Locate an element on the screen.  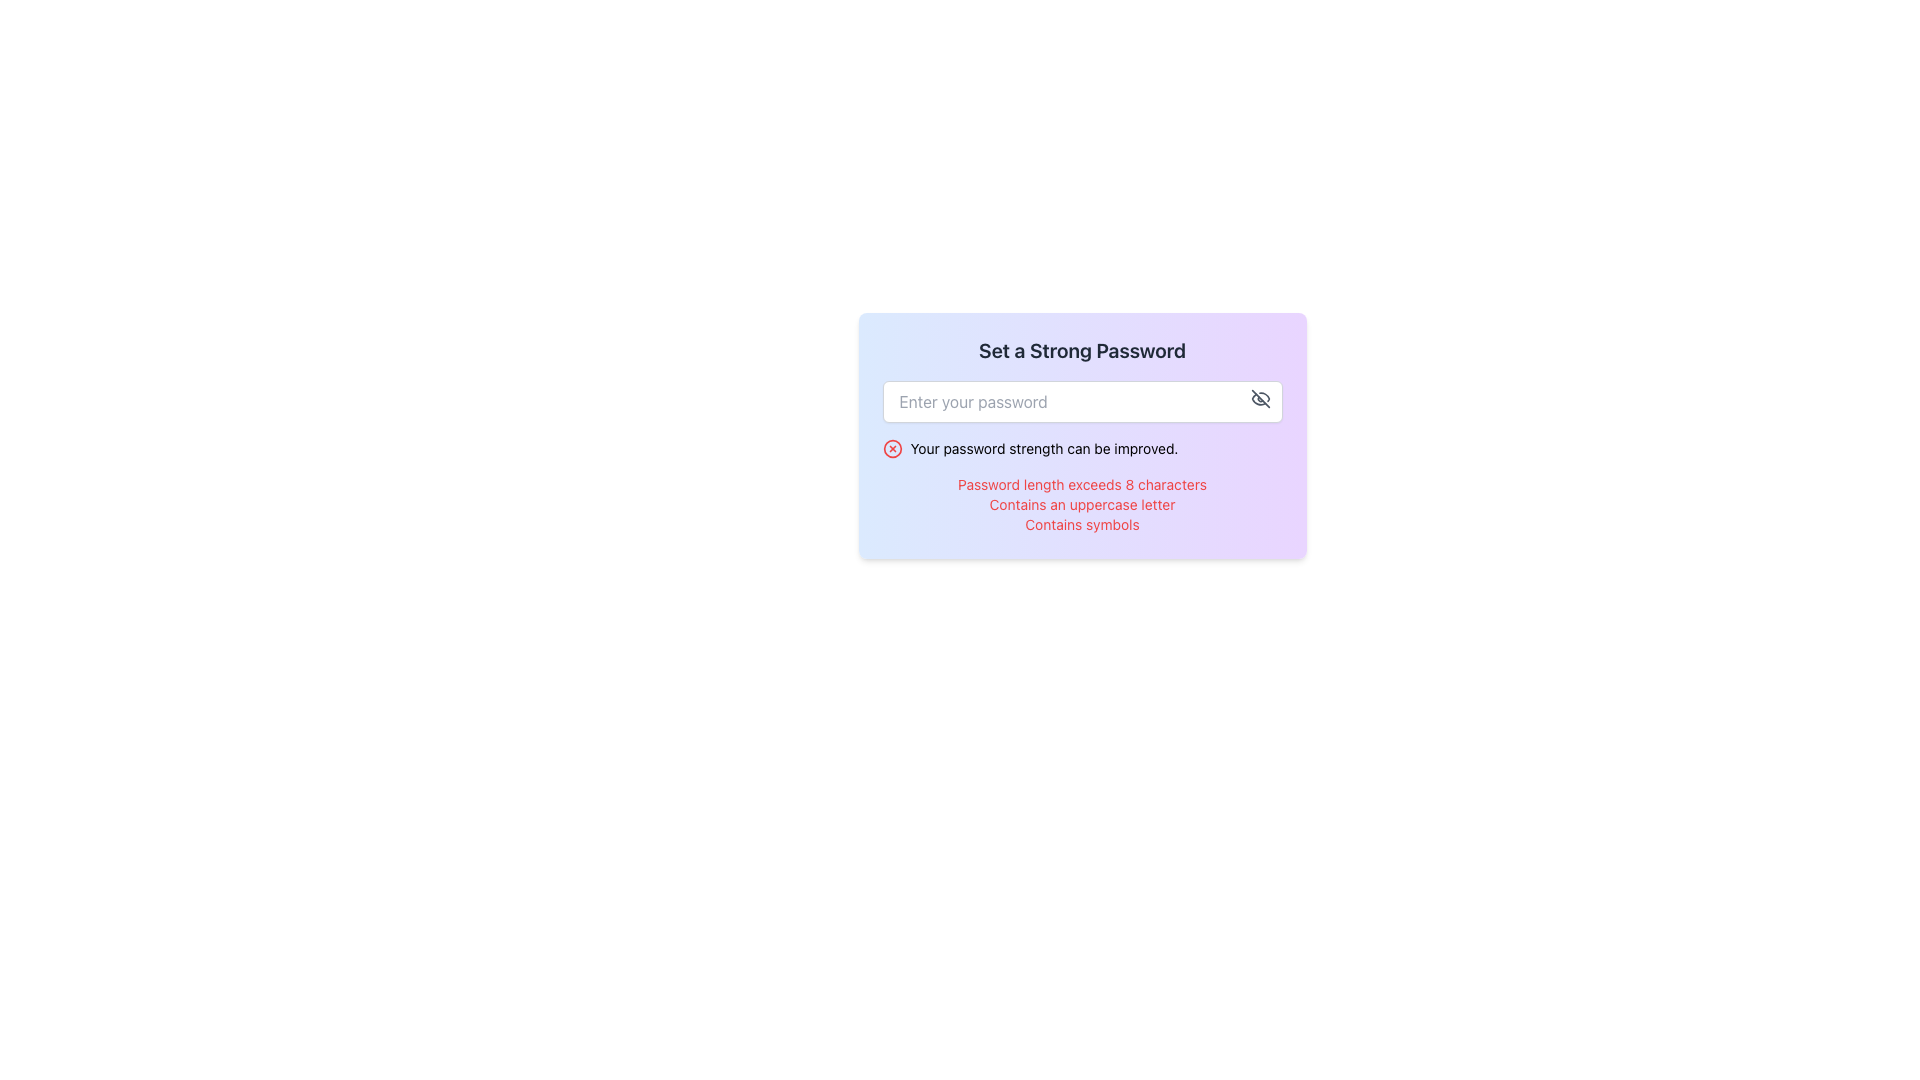
the informational message about password strength, which warns the user that their password could be stronger and is located in the middle section of the interface is located at coordinates (1081, 447).